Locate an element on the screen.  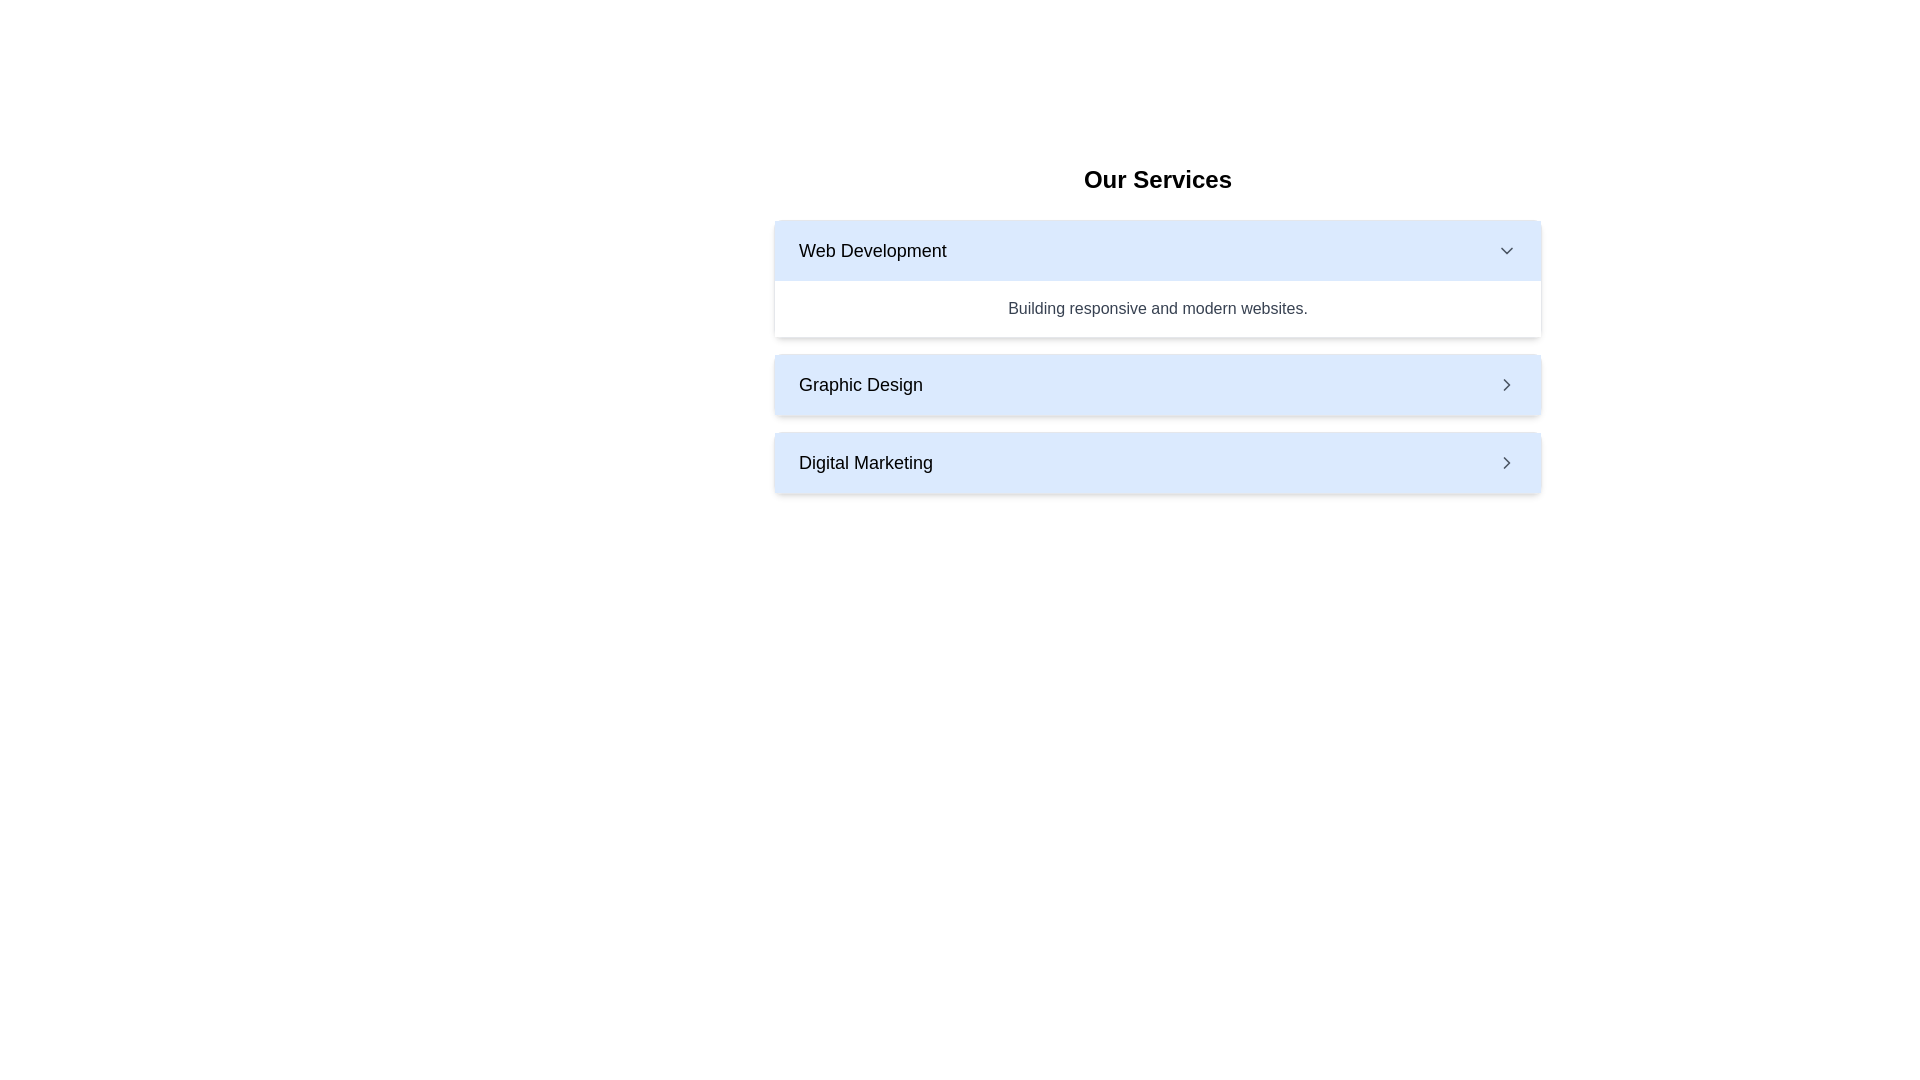
the third item in the vertical list that allows navigation to the 'Digital Marketing' section, located below 'Graphic Design' is located at coordinates (1157, 462).